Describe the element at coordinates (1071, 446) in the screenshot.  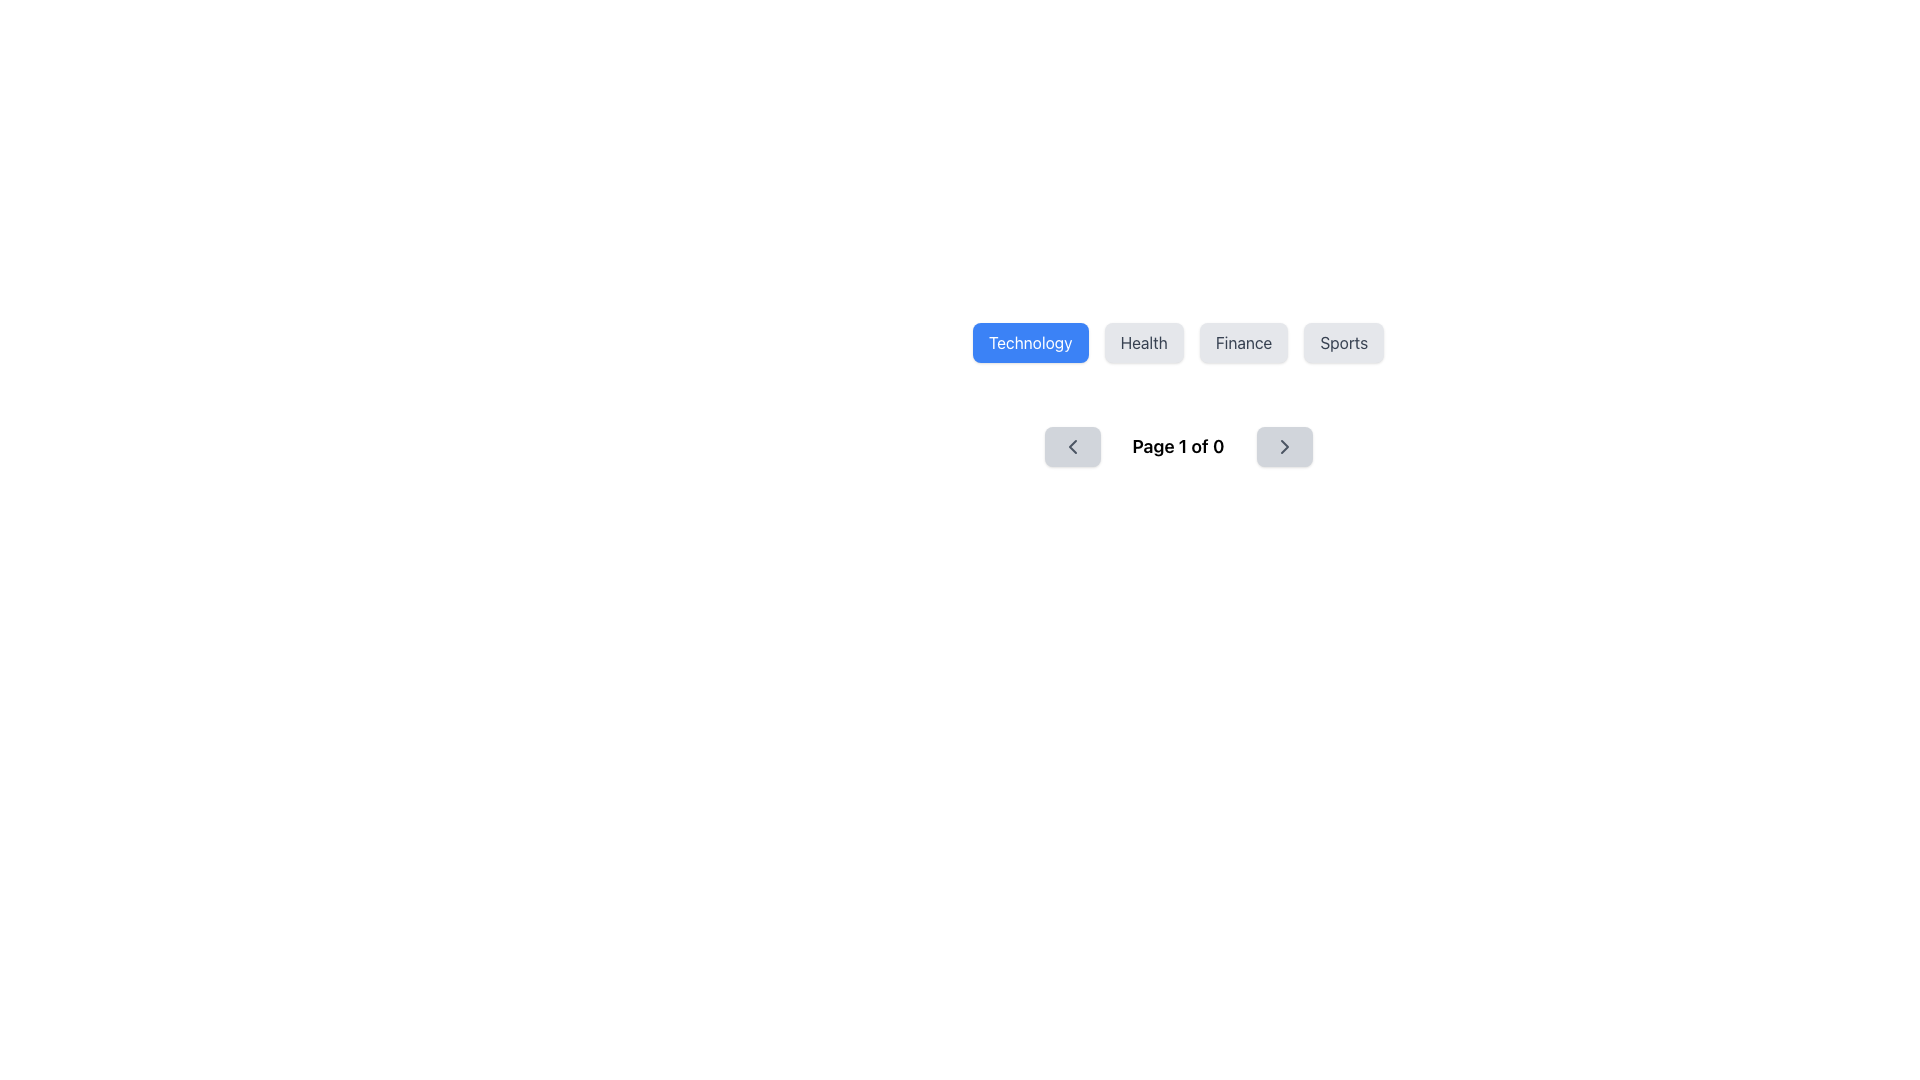
I see `the gray button with a left-pointing chevron` at that location.